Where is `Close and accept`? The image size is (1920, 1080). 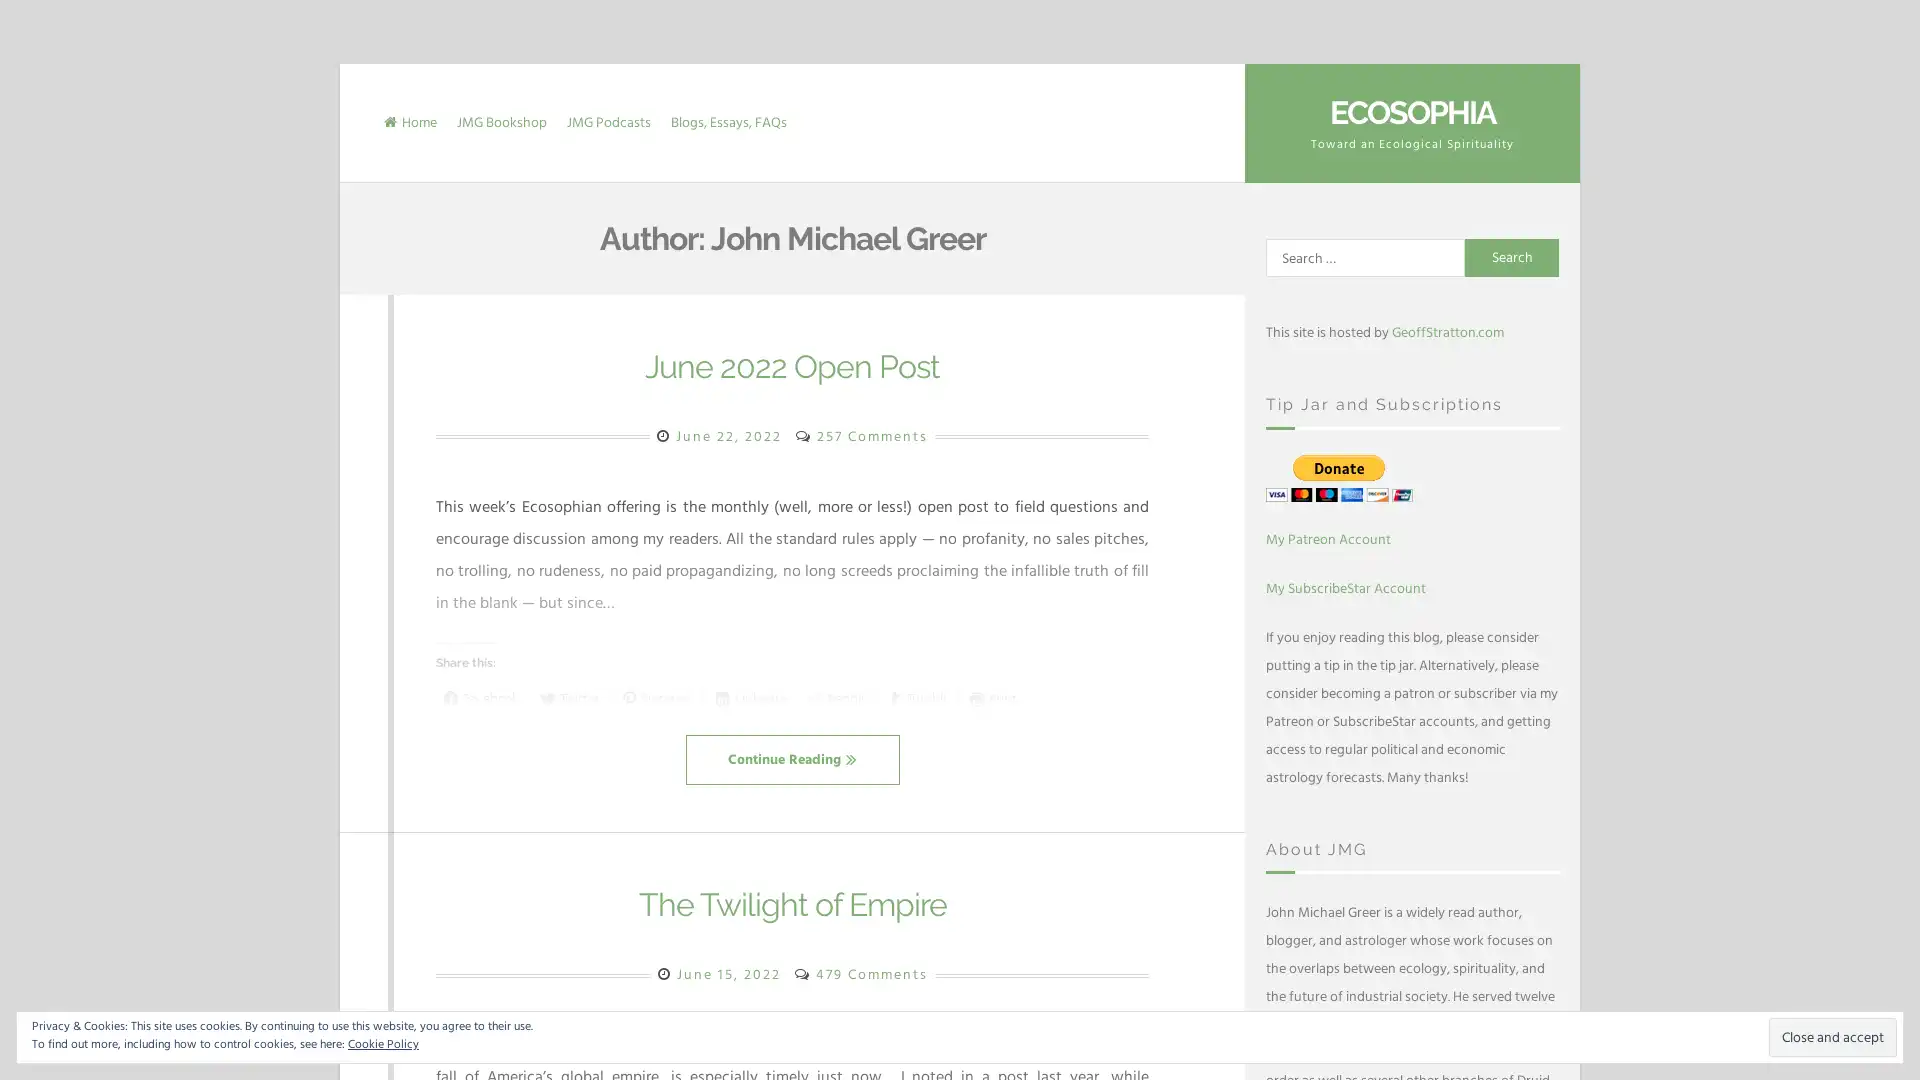
Close and accept is located at coordinates (1833, 1036).